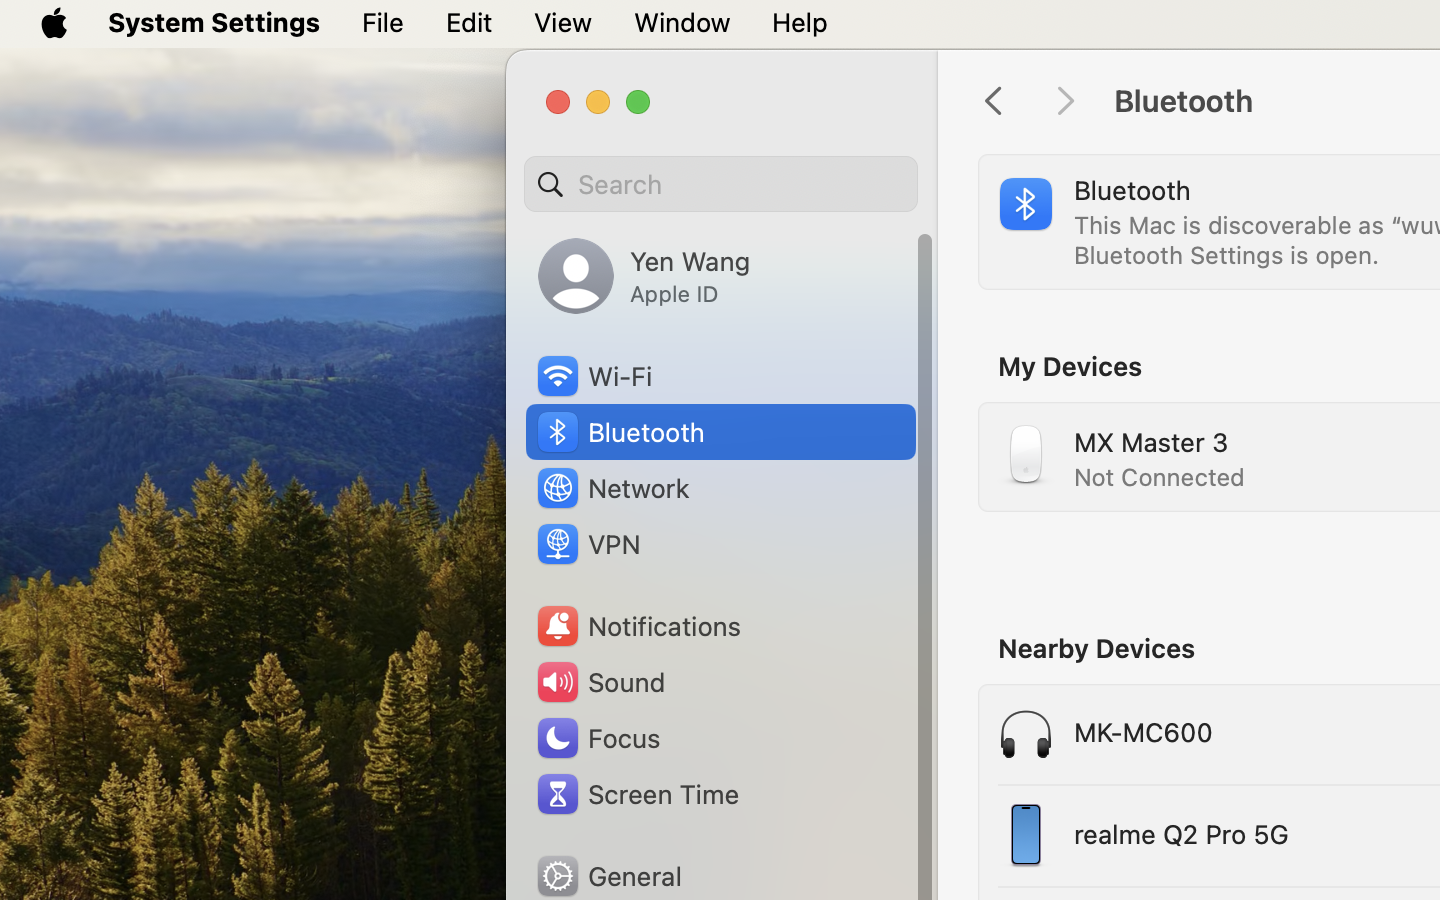  What do you see at coordinates (600, 681) in the screenshot?
I see `'Sound'` at bounding box center [600, 681].